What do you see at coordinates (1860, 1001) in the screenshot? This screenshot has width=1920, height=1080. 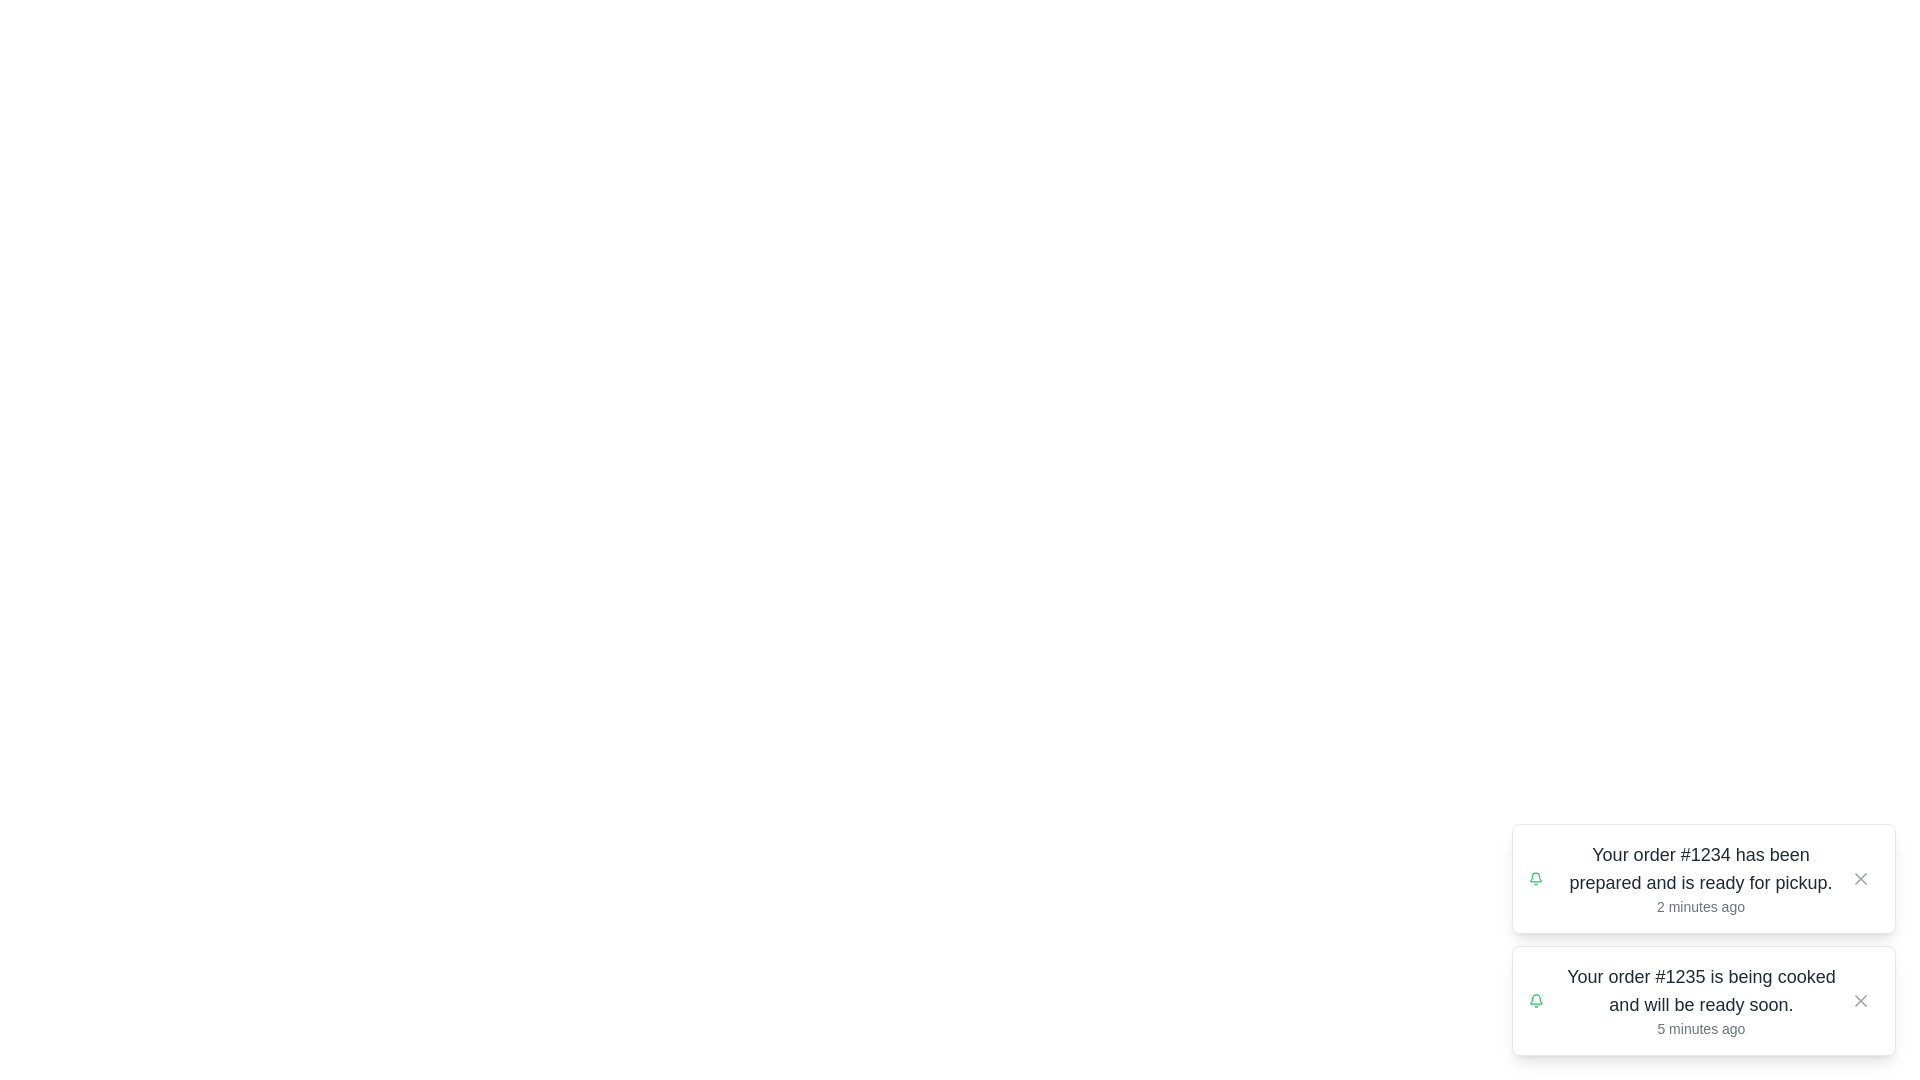 I see `the close icon button located at the top-right corner of the bottom notification card` at bounding box center [1860, 1001].